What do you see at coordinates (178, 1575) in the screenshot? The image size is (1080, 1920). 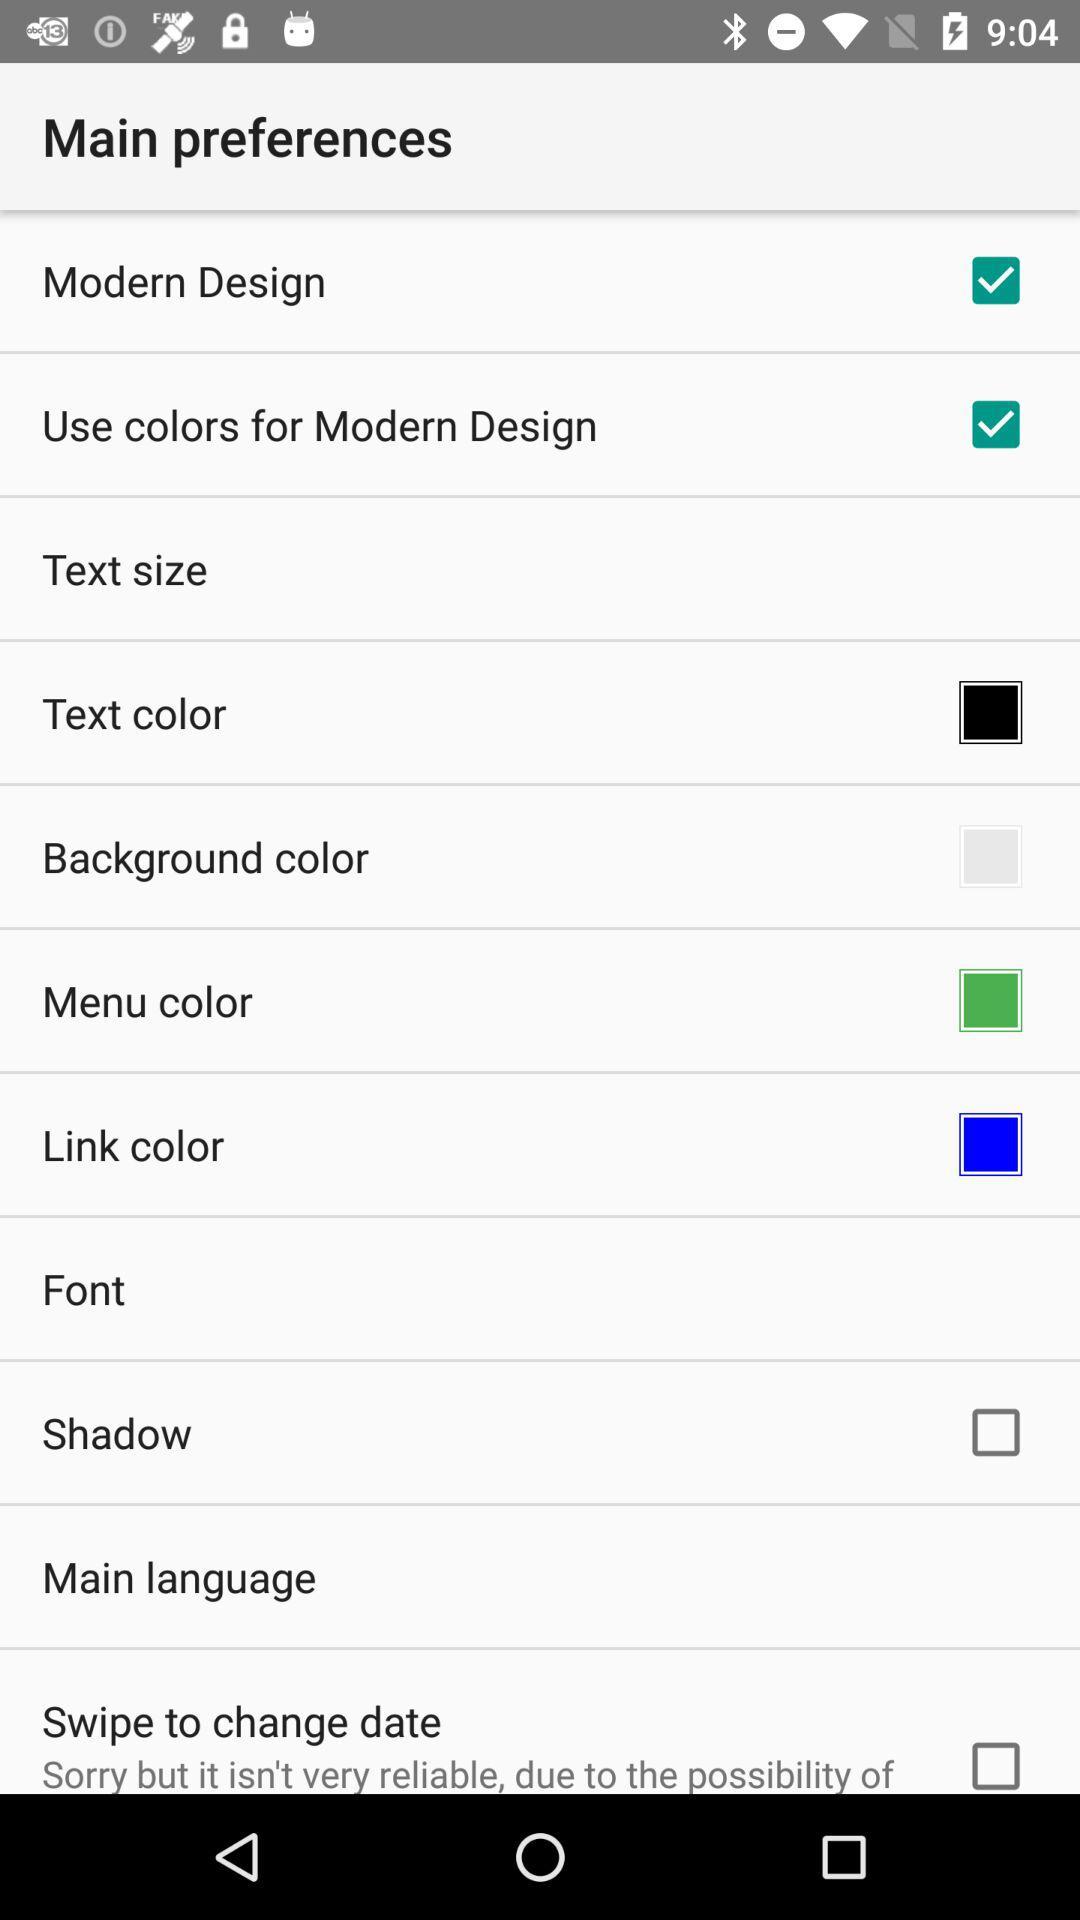 I see `the icon below the shadow item` at bounding box center [178, 1575].